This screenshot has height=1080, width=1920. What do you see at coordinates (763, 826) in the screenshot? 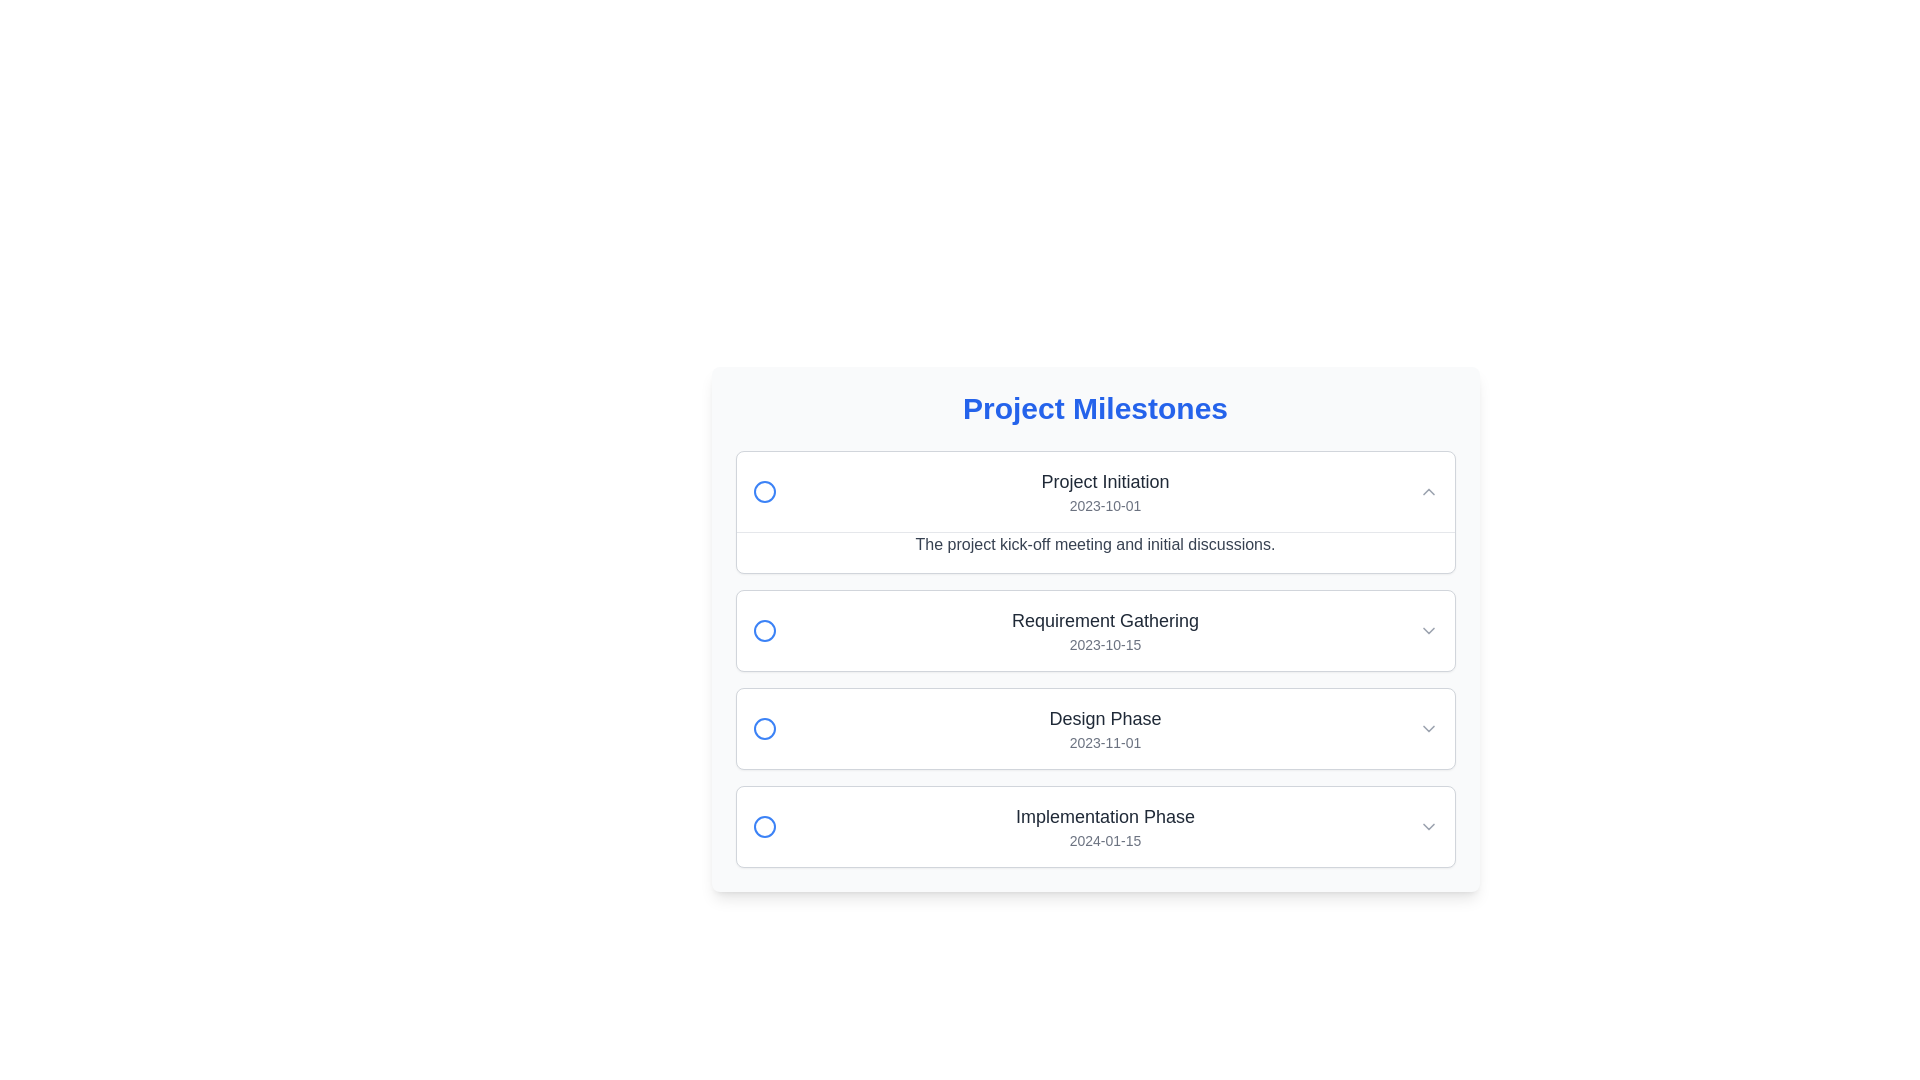
I see `the circular outline with a blue stroke and white background located to the left of the 'Implementation Phase' label in the fourth list item of the 'Project Milestones' section` at bounding box center [763, 826].